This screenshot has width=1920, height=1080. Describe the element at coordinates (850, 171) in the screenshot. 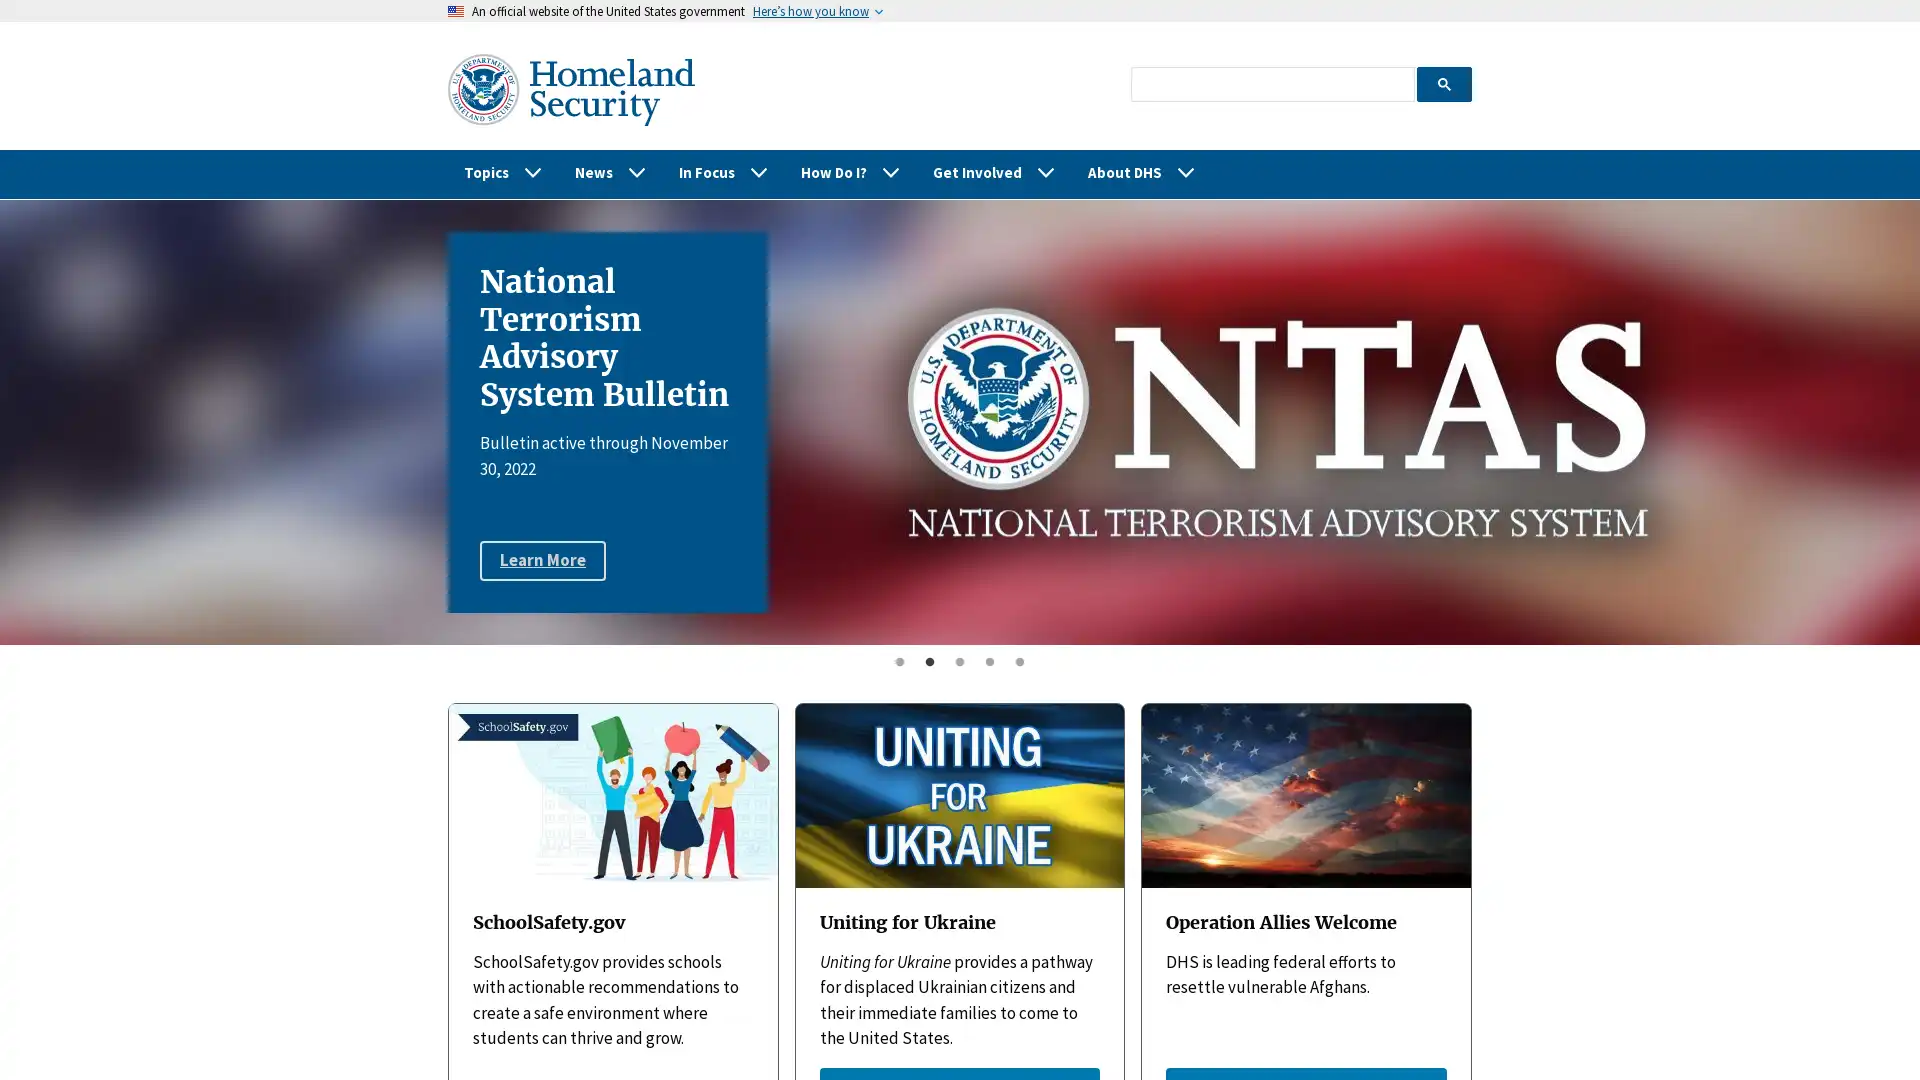

I see `How Do I?` at that location.